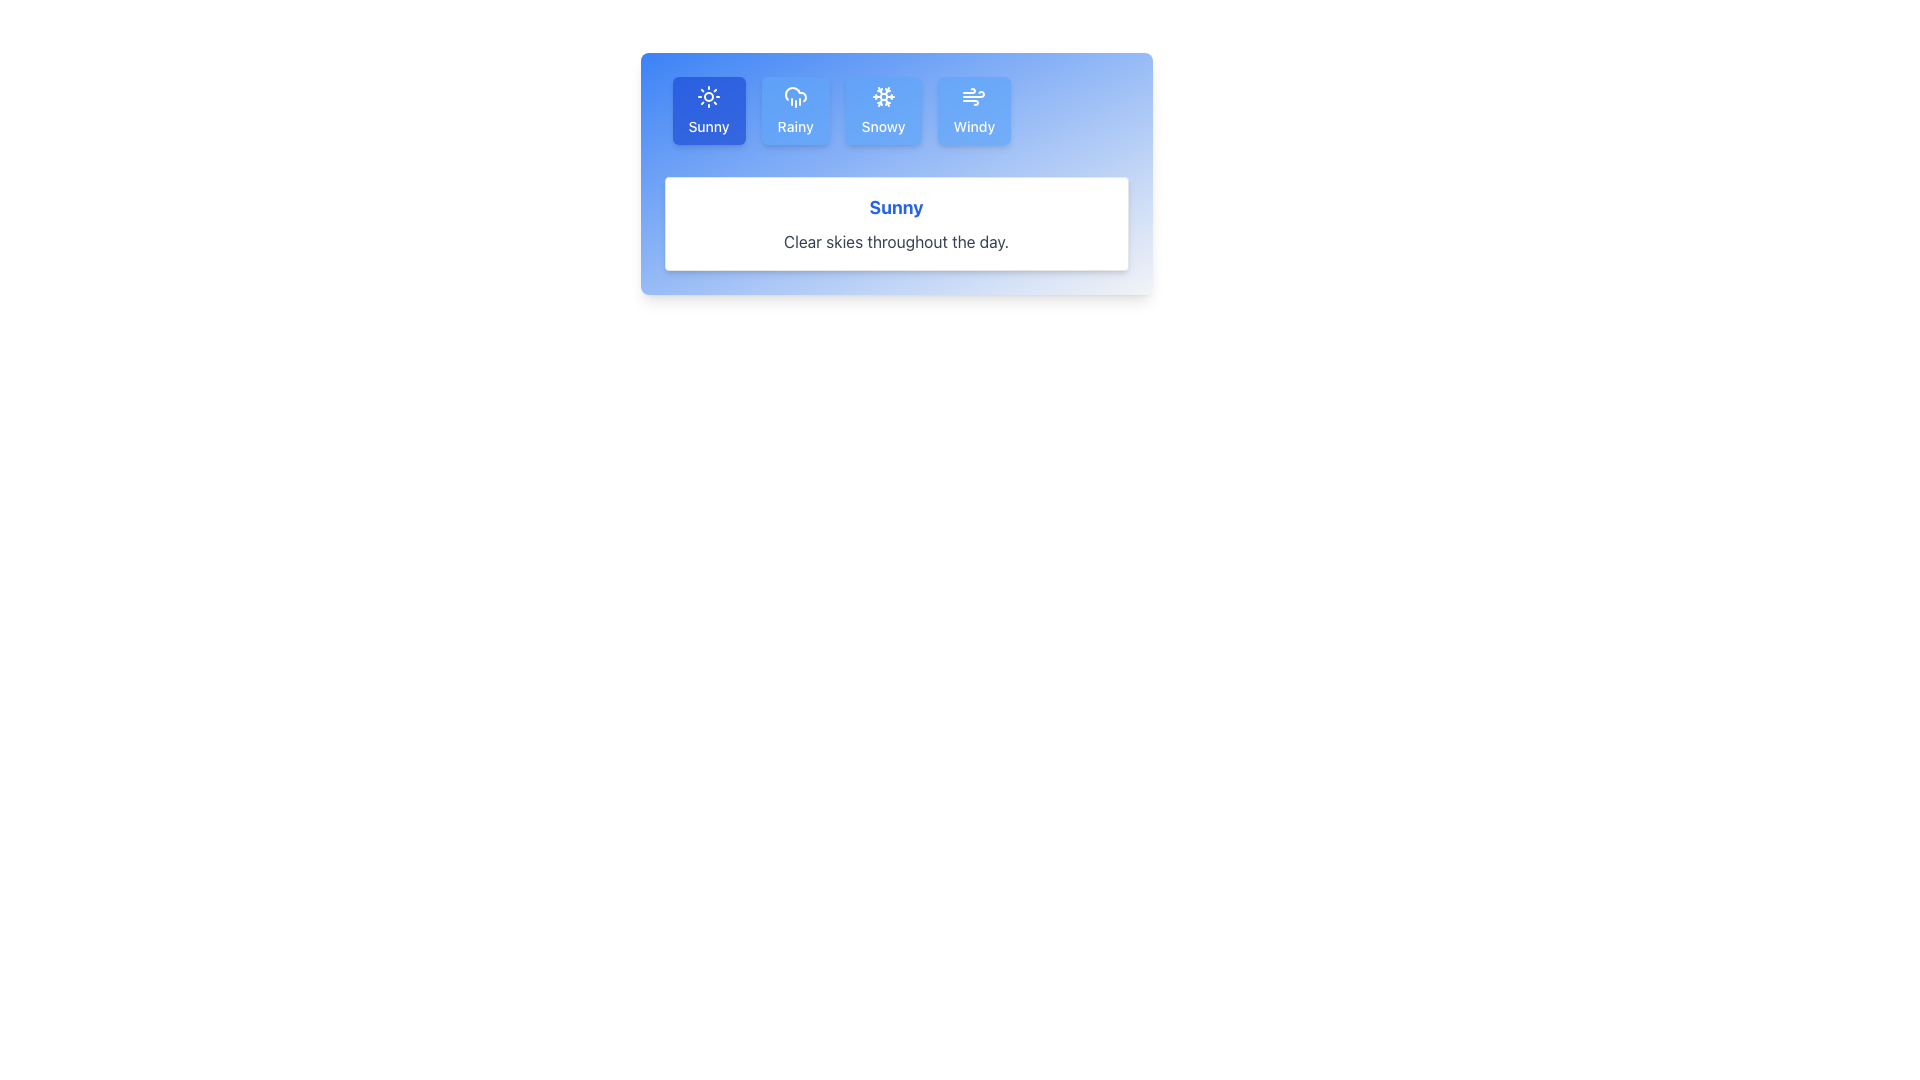  Describe the element at coordinates (882, 127) in the screenshot. I see `the text label displaying 'Snowy', which is positioned below a snowflake icon in the third button of a horizontal set of options` at that location.